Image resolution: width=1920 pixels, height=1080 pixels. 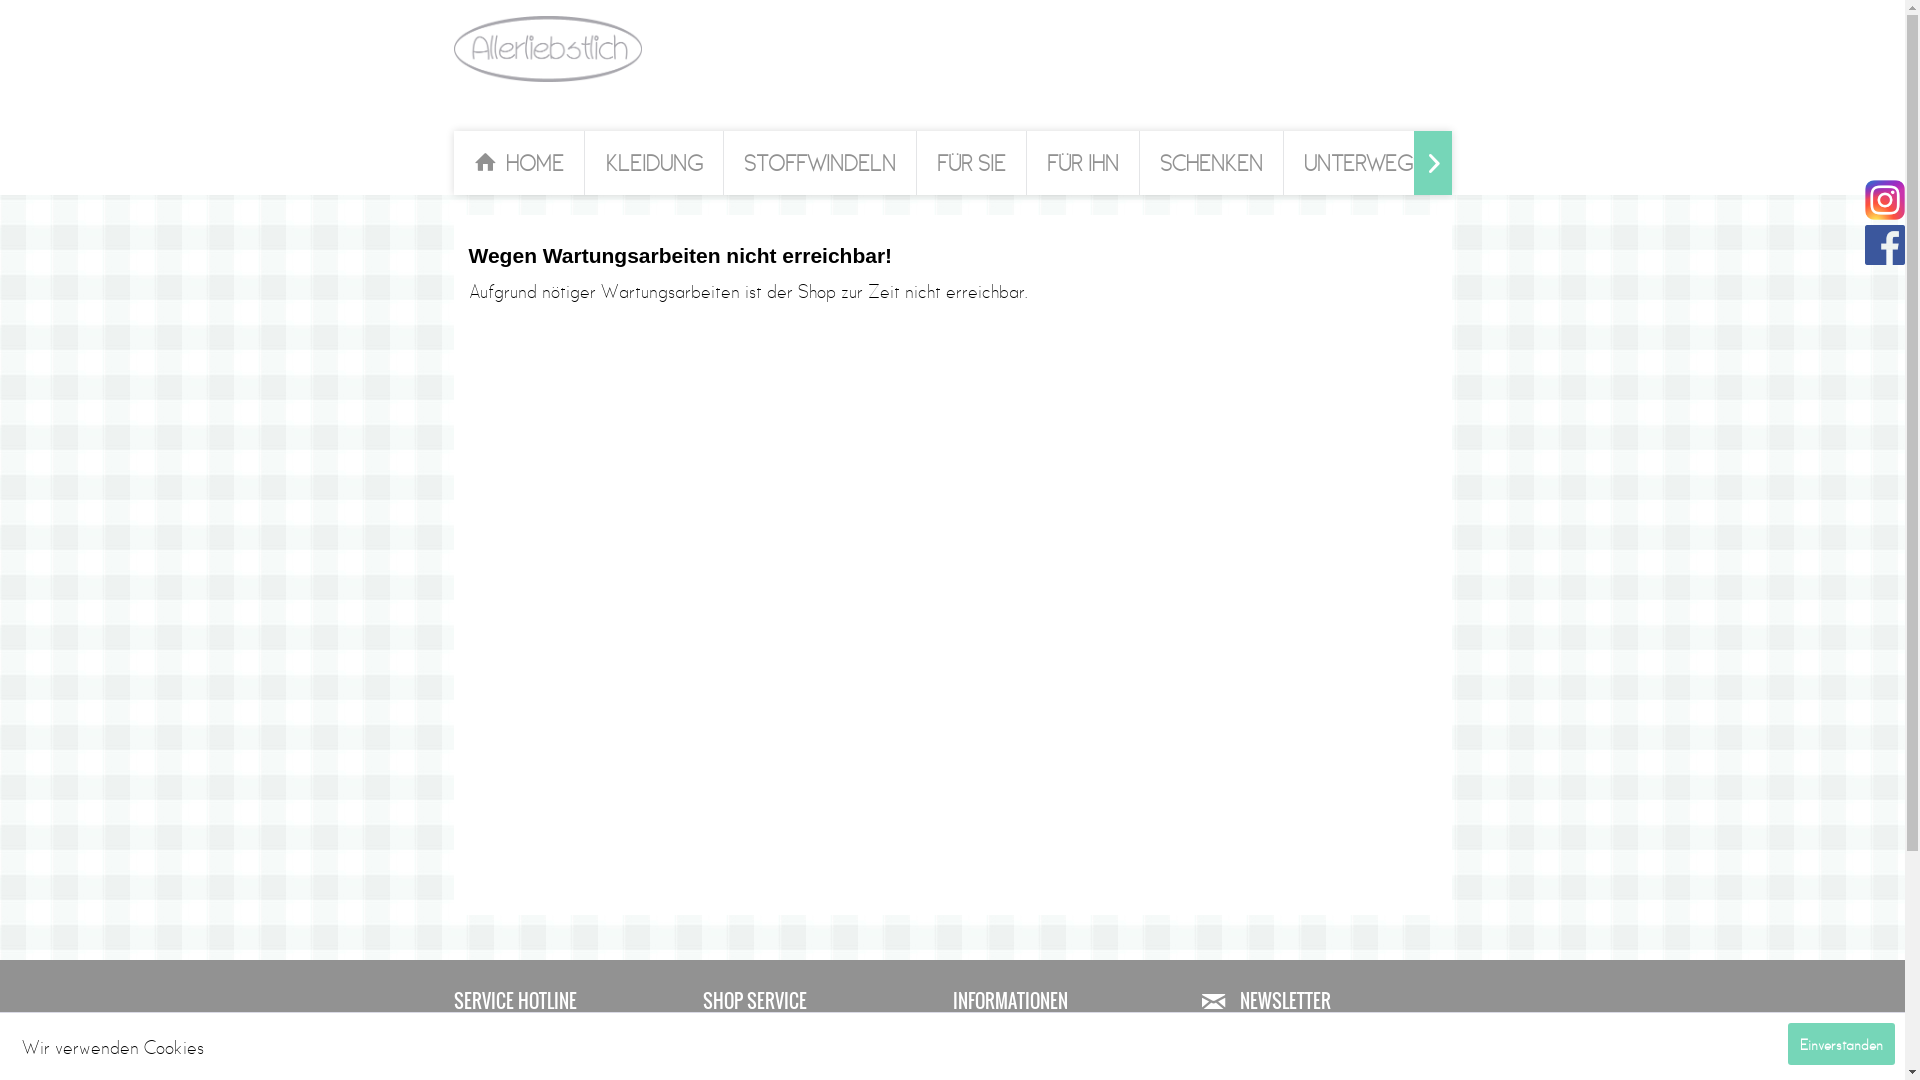 I want to click on 'STOFFWINDELN', so click(x=820, y=161).